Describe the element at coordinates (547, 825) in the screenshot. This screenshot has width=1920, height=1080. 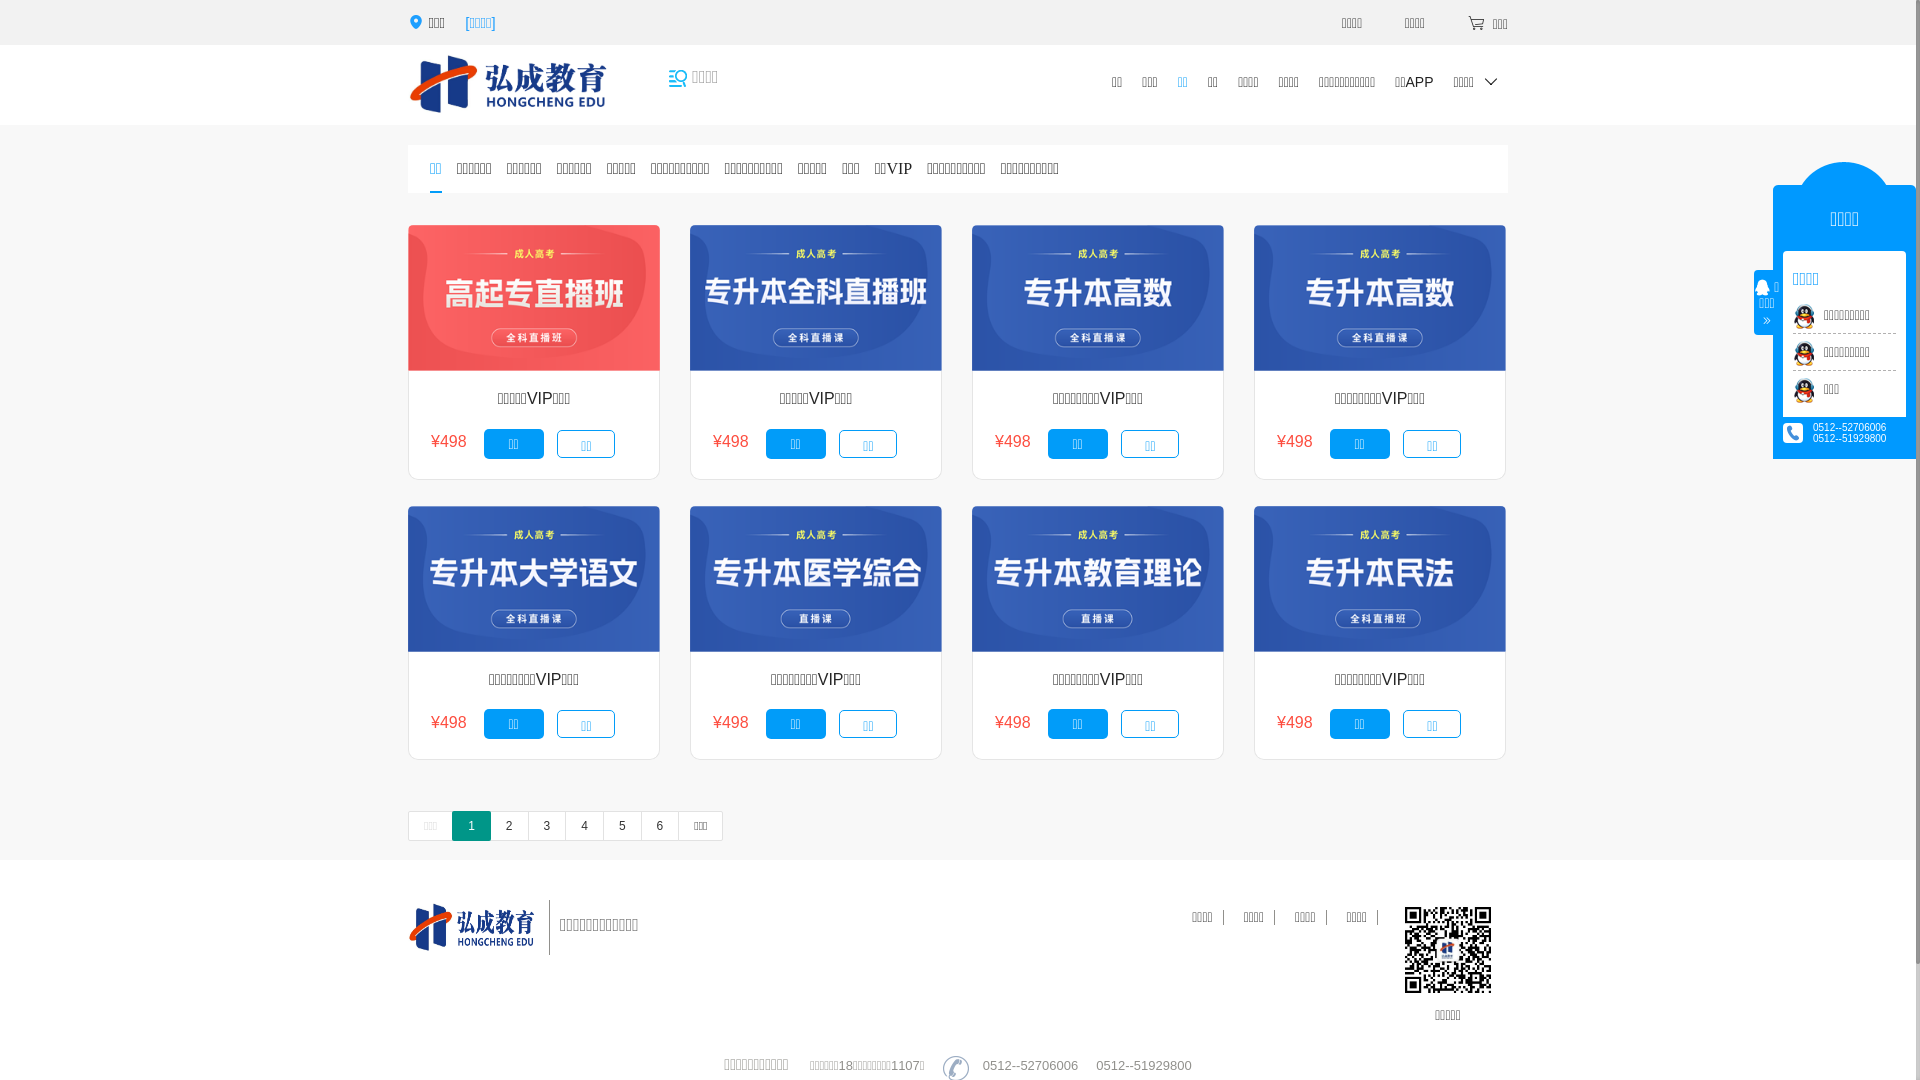
I see `'3'` at that location.